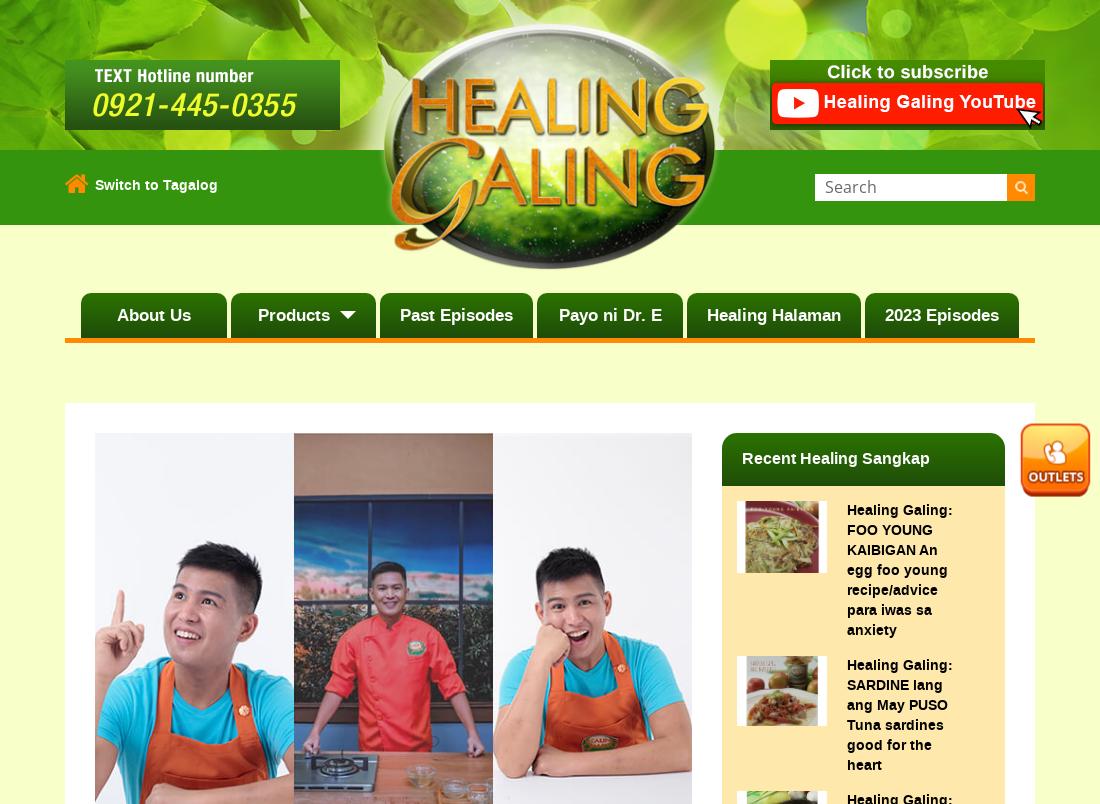 The height and width of the screenshot is (804, 1100). What do you see at coordinates (845, 569) in the screenshot?
I see `'Healing Galing: FOO YOUNG KAIBIGAN An egg foo young recipe/advice para iwas sa anxiety'` at bounding box center [845, 569].